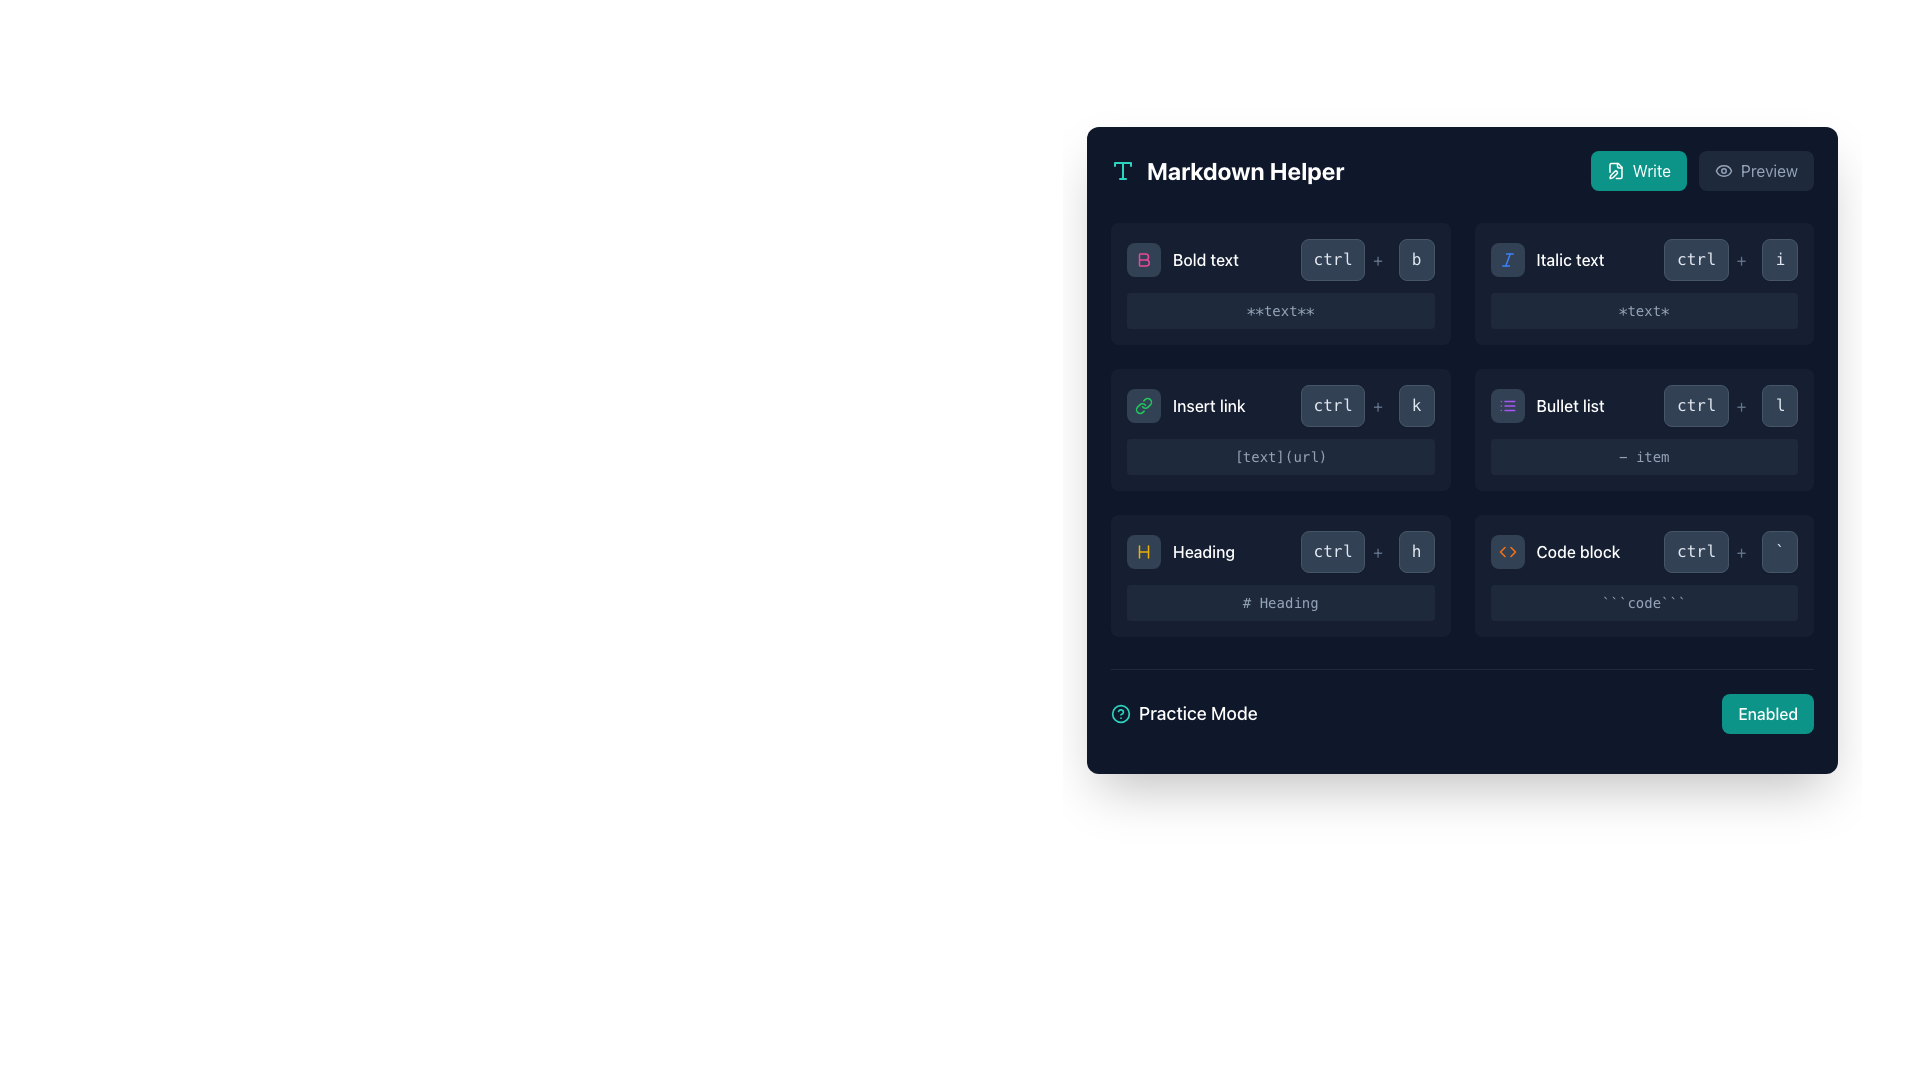  I want to click on the key/button labeled with the character '`', which is located on the right side of the 'Code block' button in the Markdown Helper UI, so click(1780, 551).